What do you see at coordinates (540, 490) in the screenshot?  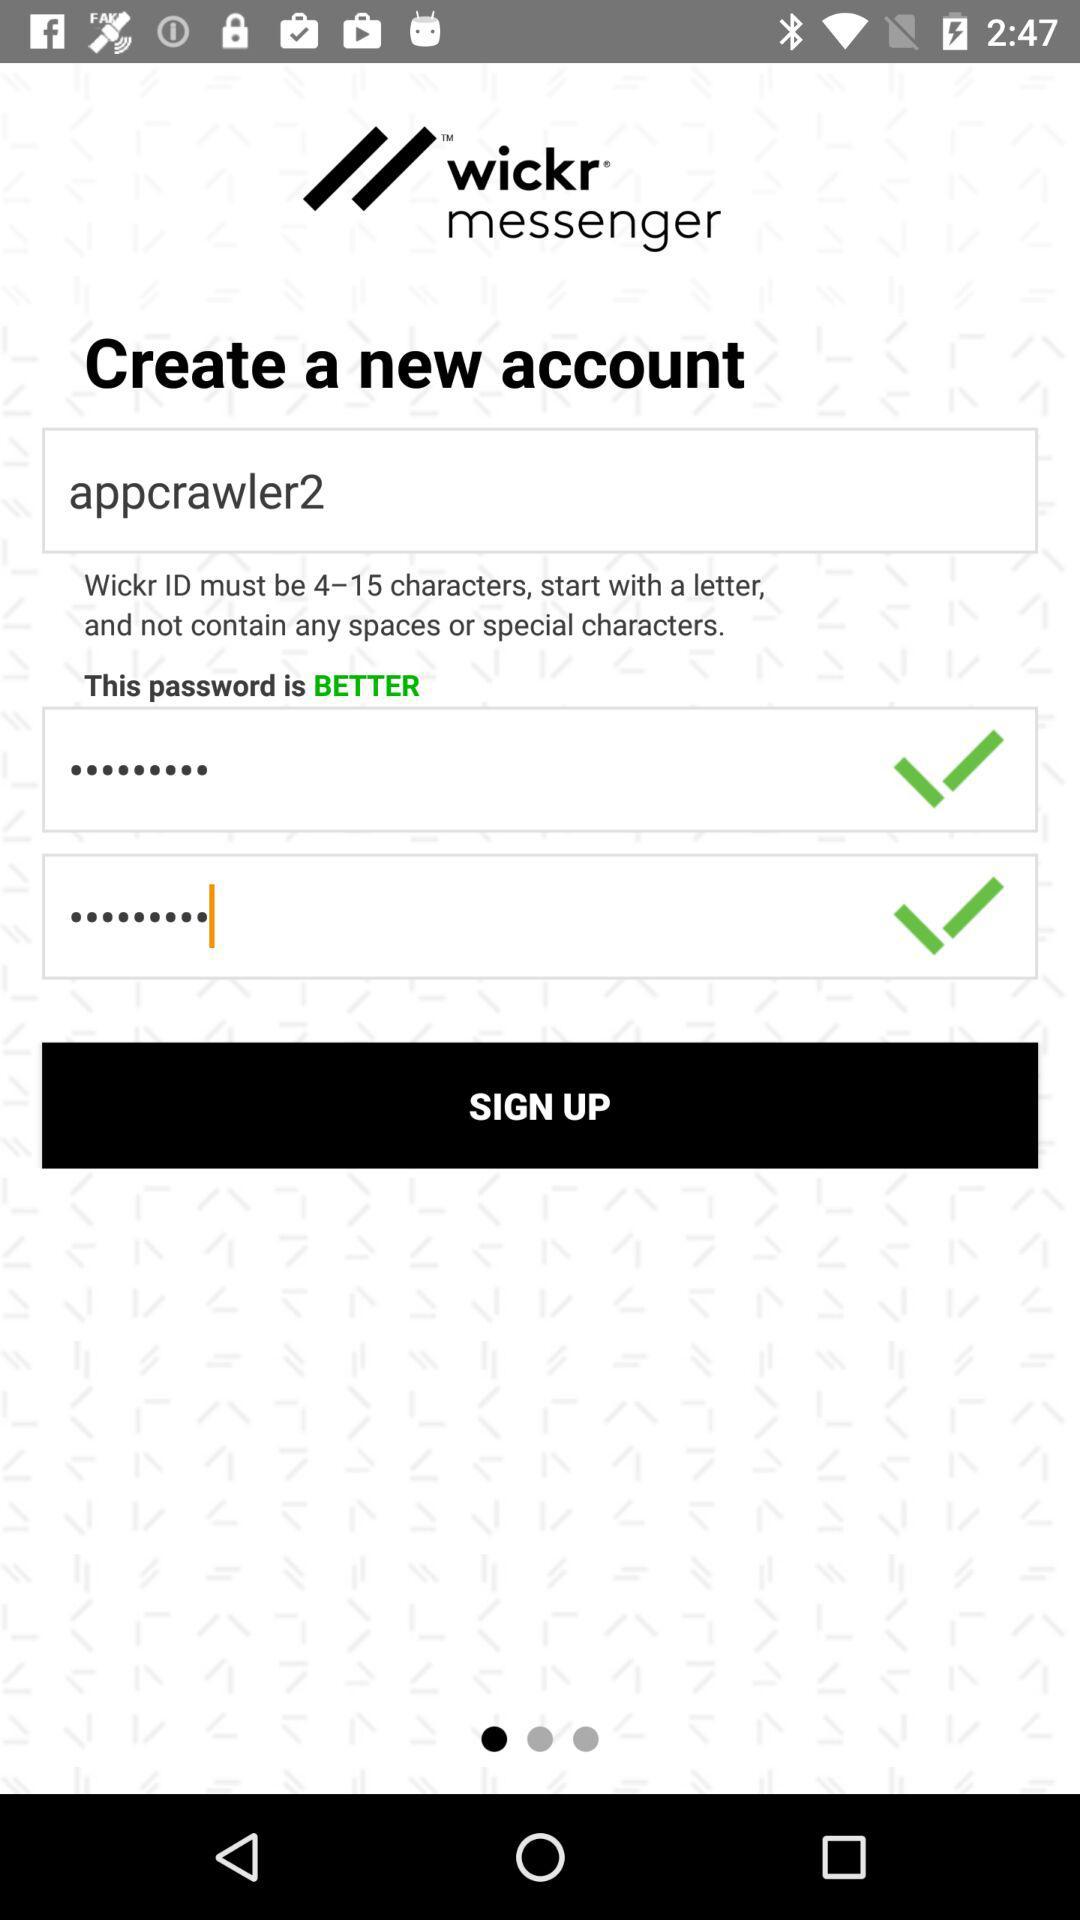 I see `item above wickr id must` at bounding box center [540, 490].